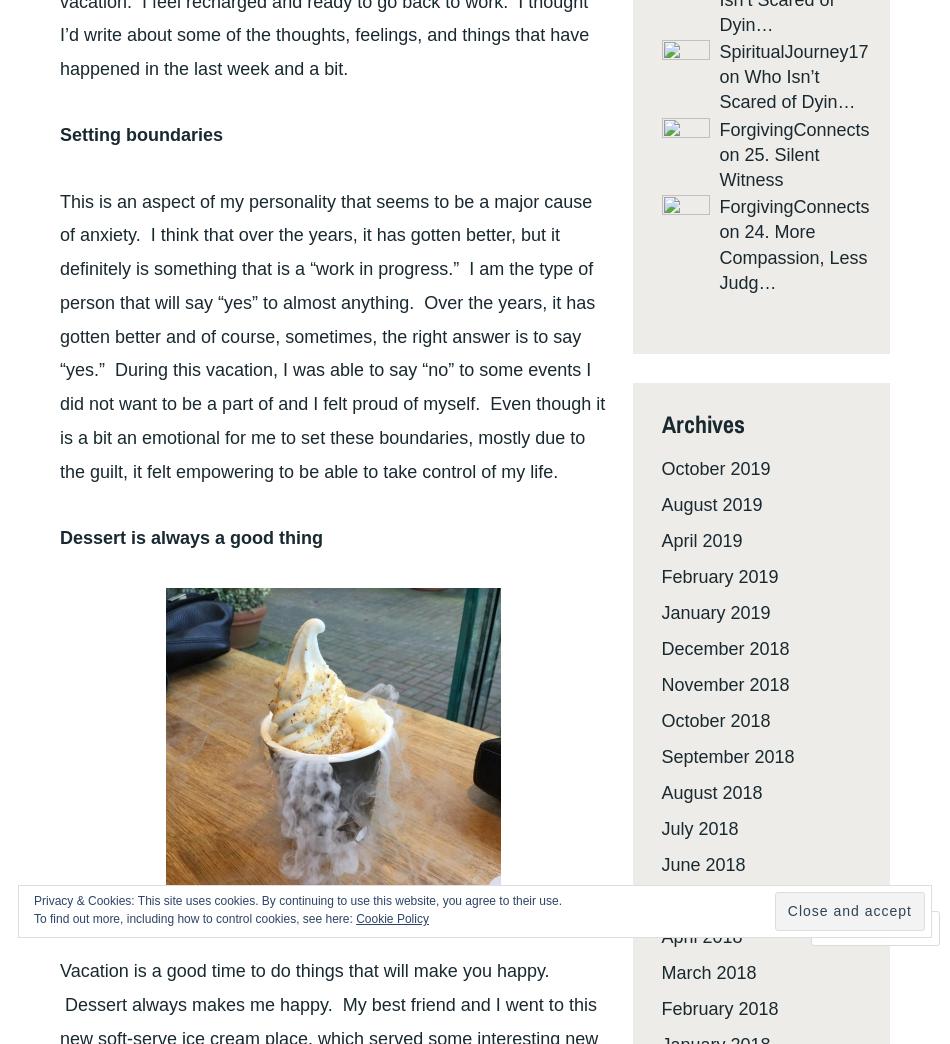 Image resolution: width=950 pixels, height=1044 pixels. I want to click on 'November 2018', so click(661, 683).